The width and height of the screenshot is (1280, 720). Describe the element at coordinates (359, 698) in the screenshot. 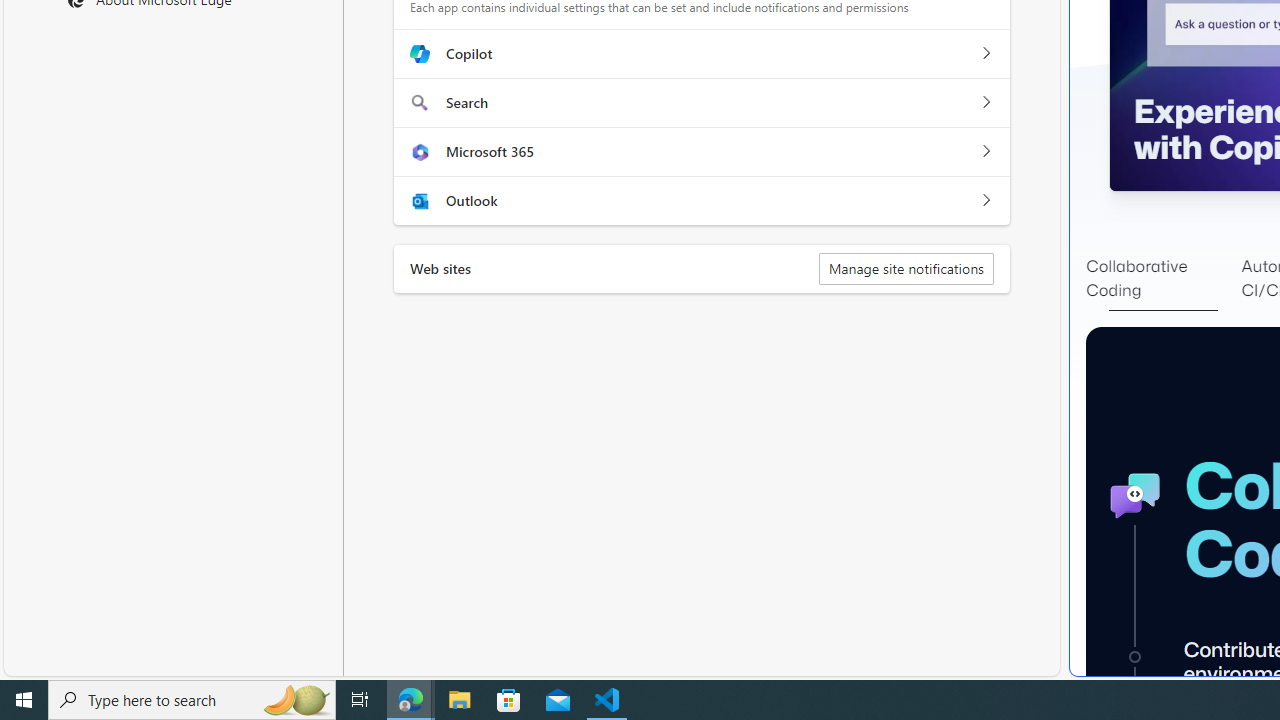

I see `'Task View'` at that location.